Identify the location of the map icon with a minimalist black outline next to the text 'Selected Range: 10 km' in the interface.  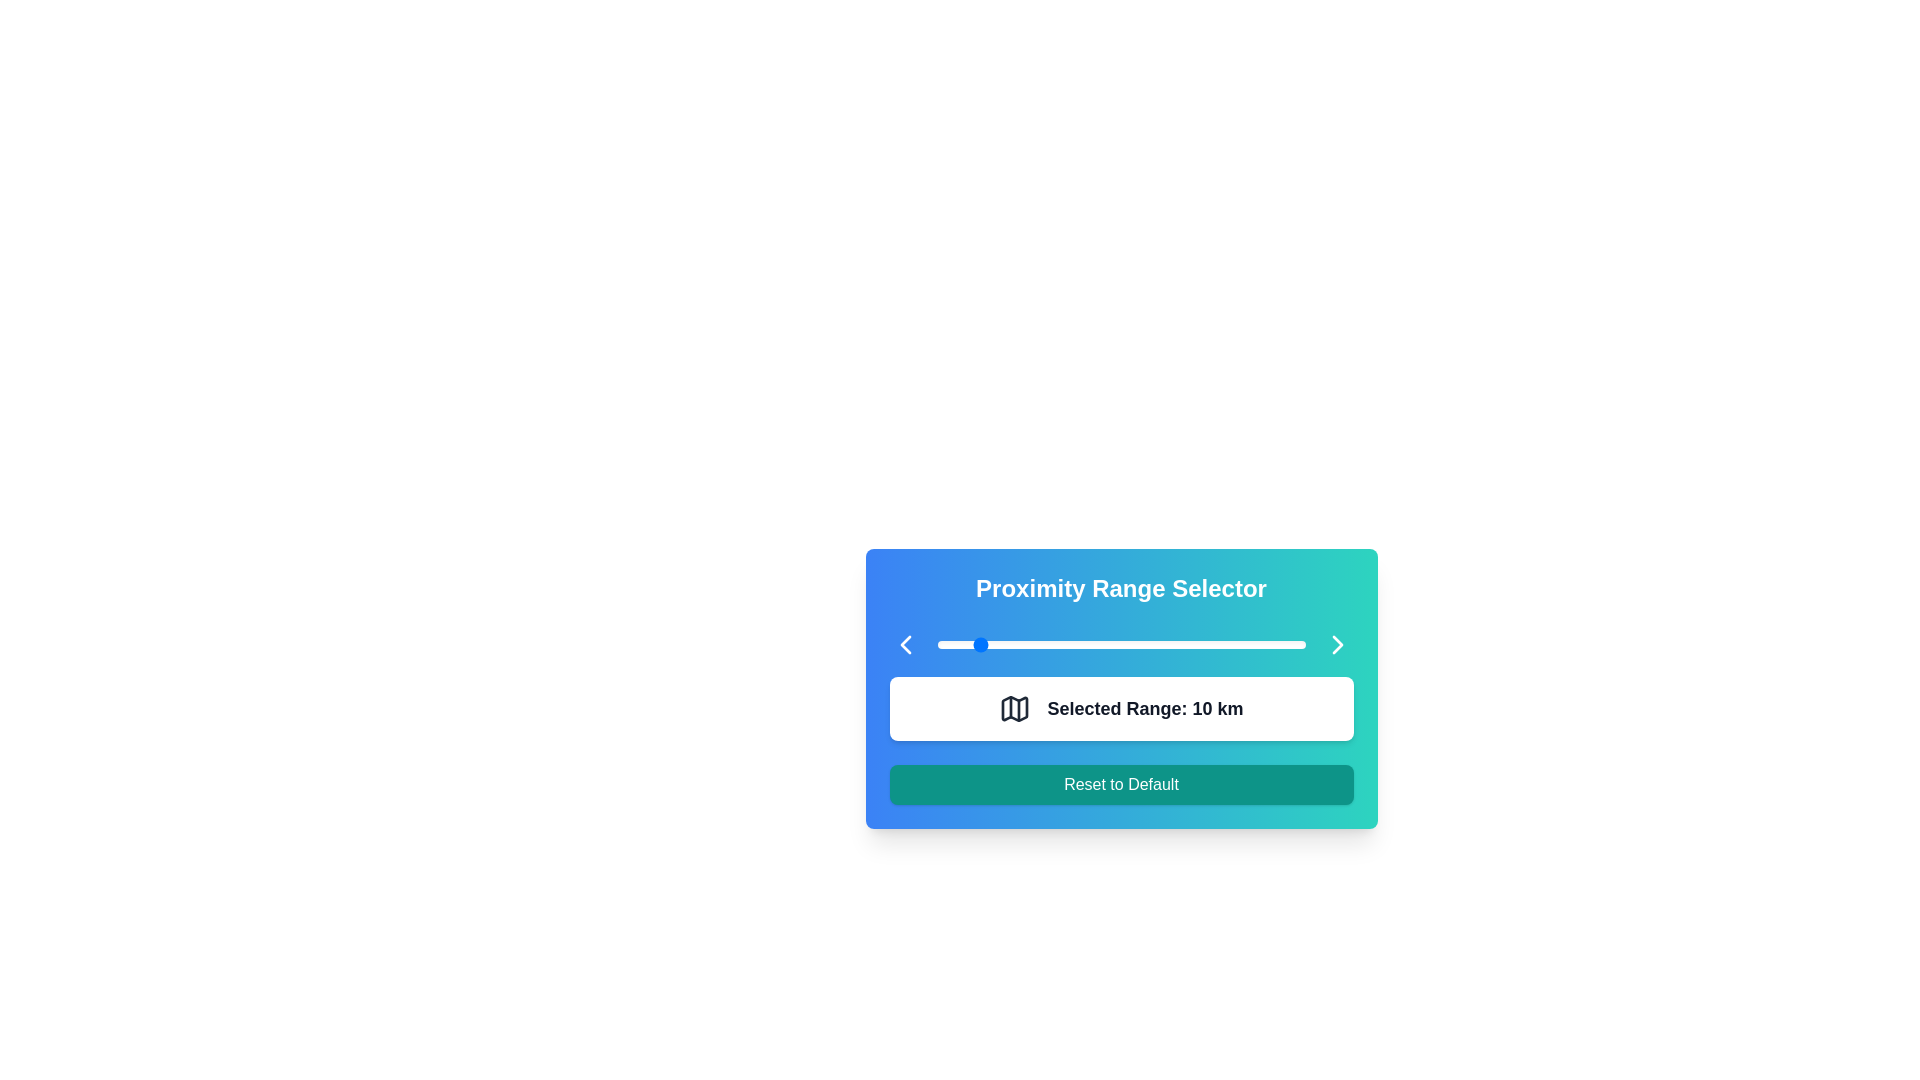
(1015, 708).